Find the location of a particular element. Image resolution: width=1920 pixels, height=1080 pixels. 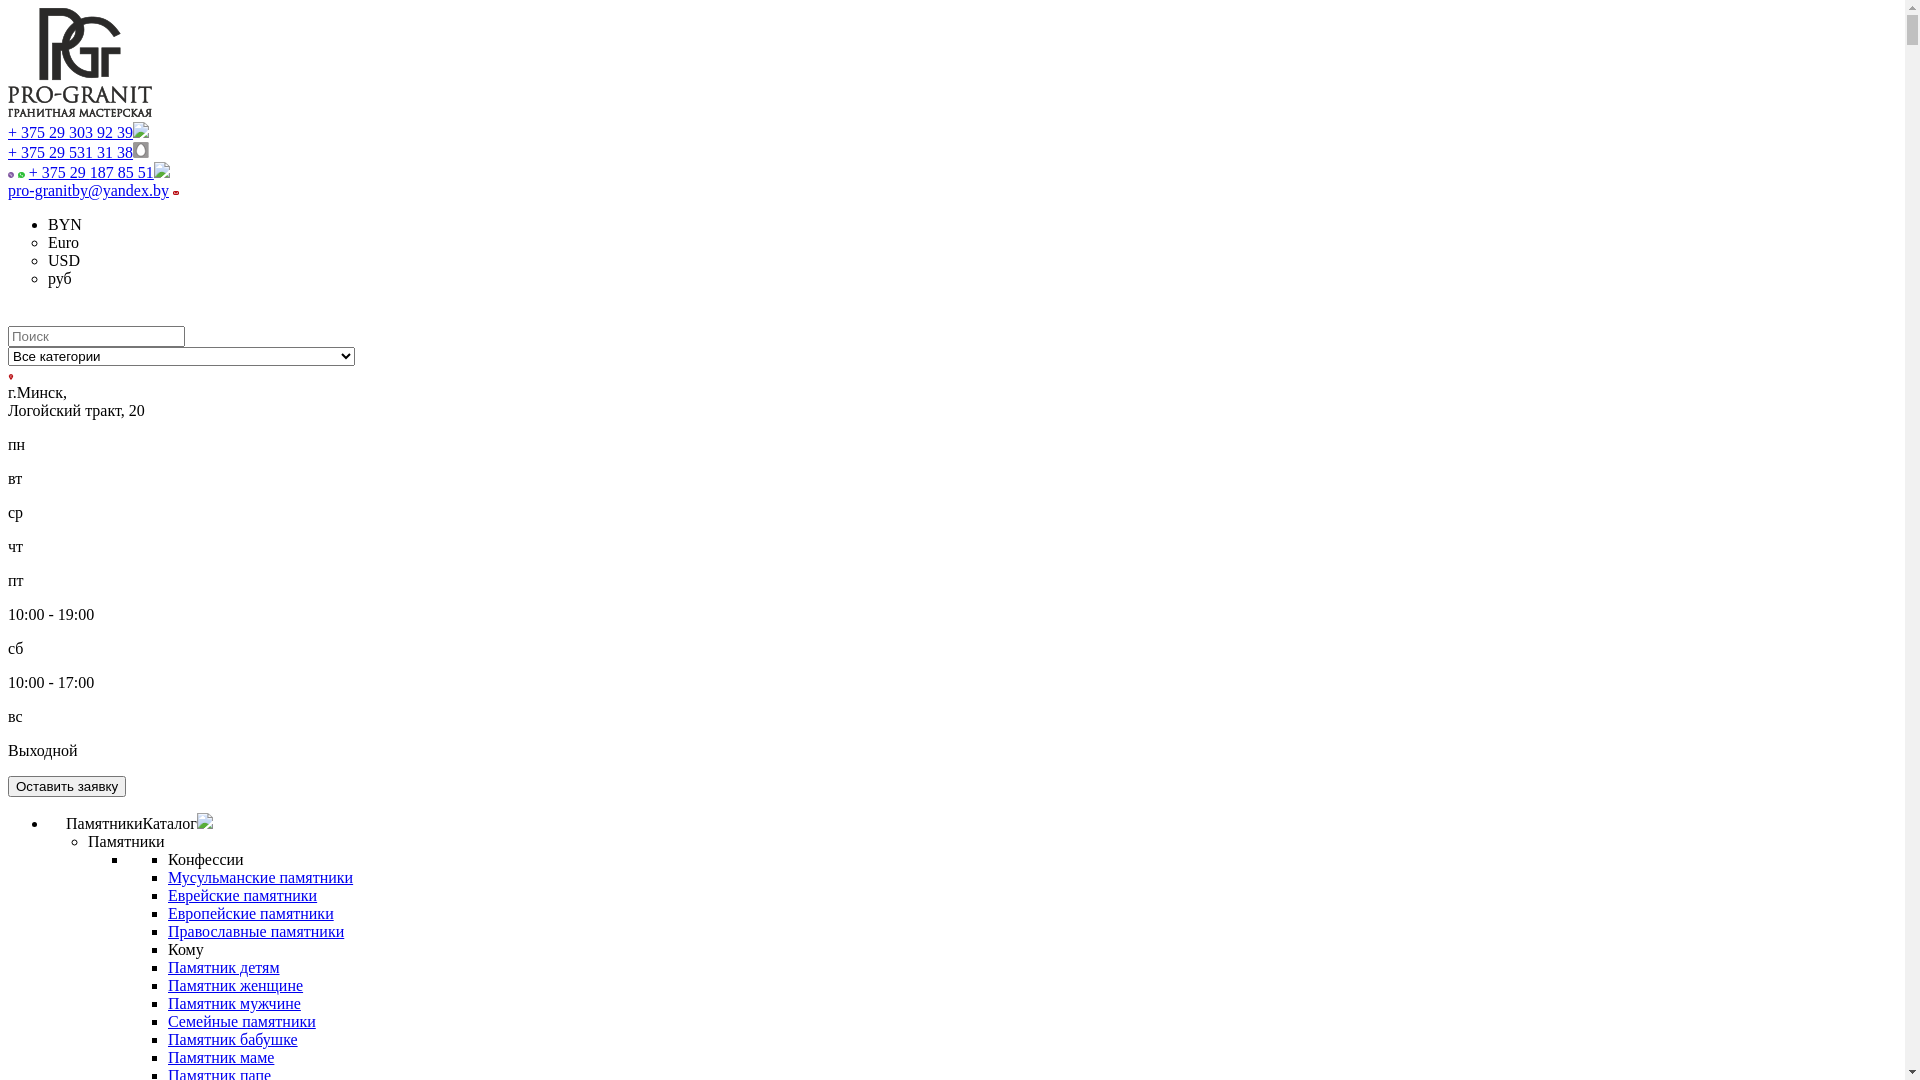

'+ 375 29 531 31 38' is located at coordinates (78, 151).